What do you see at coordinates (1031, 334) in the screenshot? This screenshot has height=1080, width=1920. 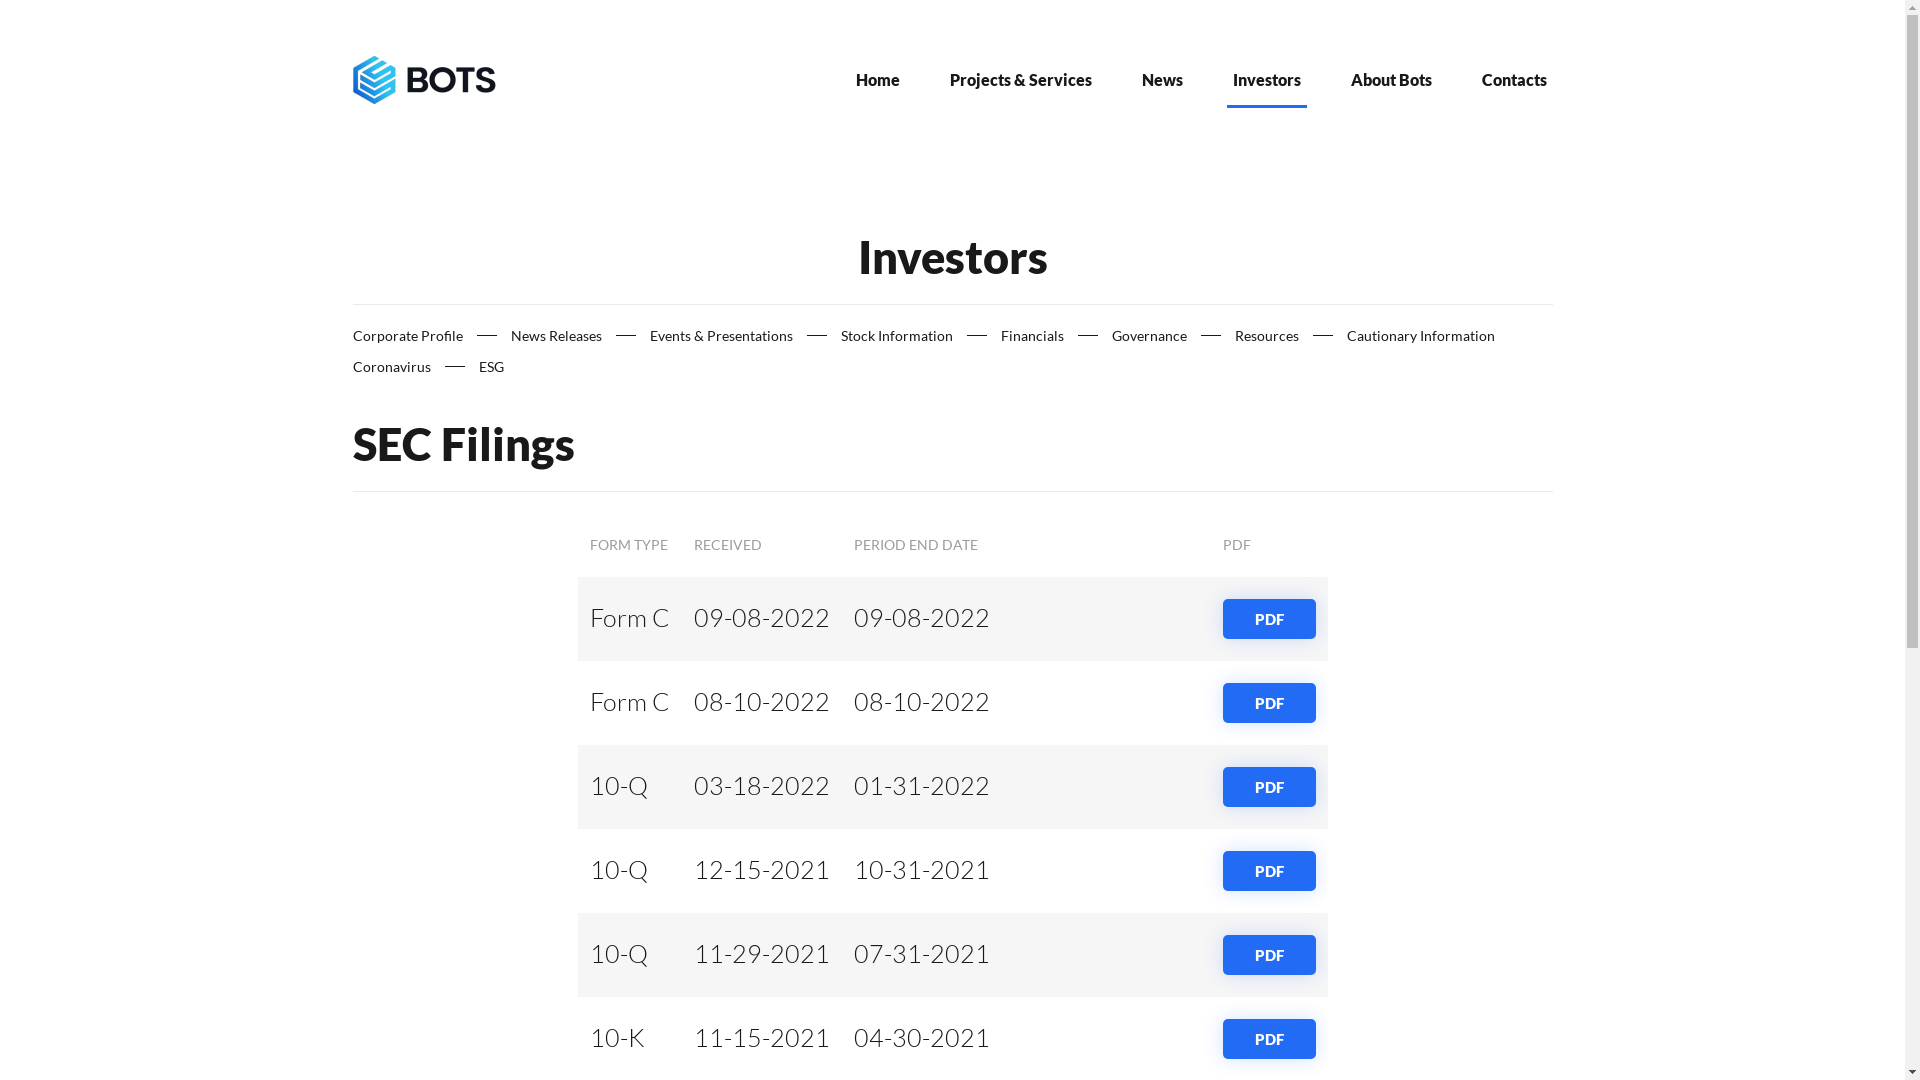 I see `'Financials'` at bounding box center [1031, 334].